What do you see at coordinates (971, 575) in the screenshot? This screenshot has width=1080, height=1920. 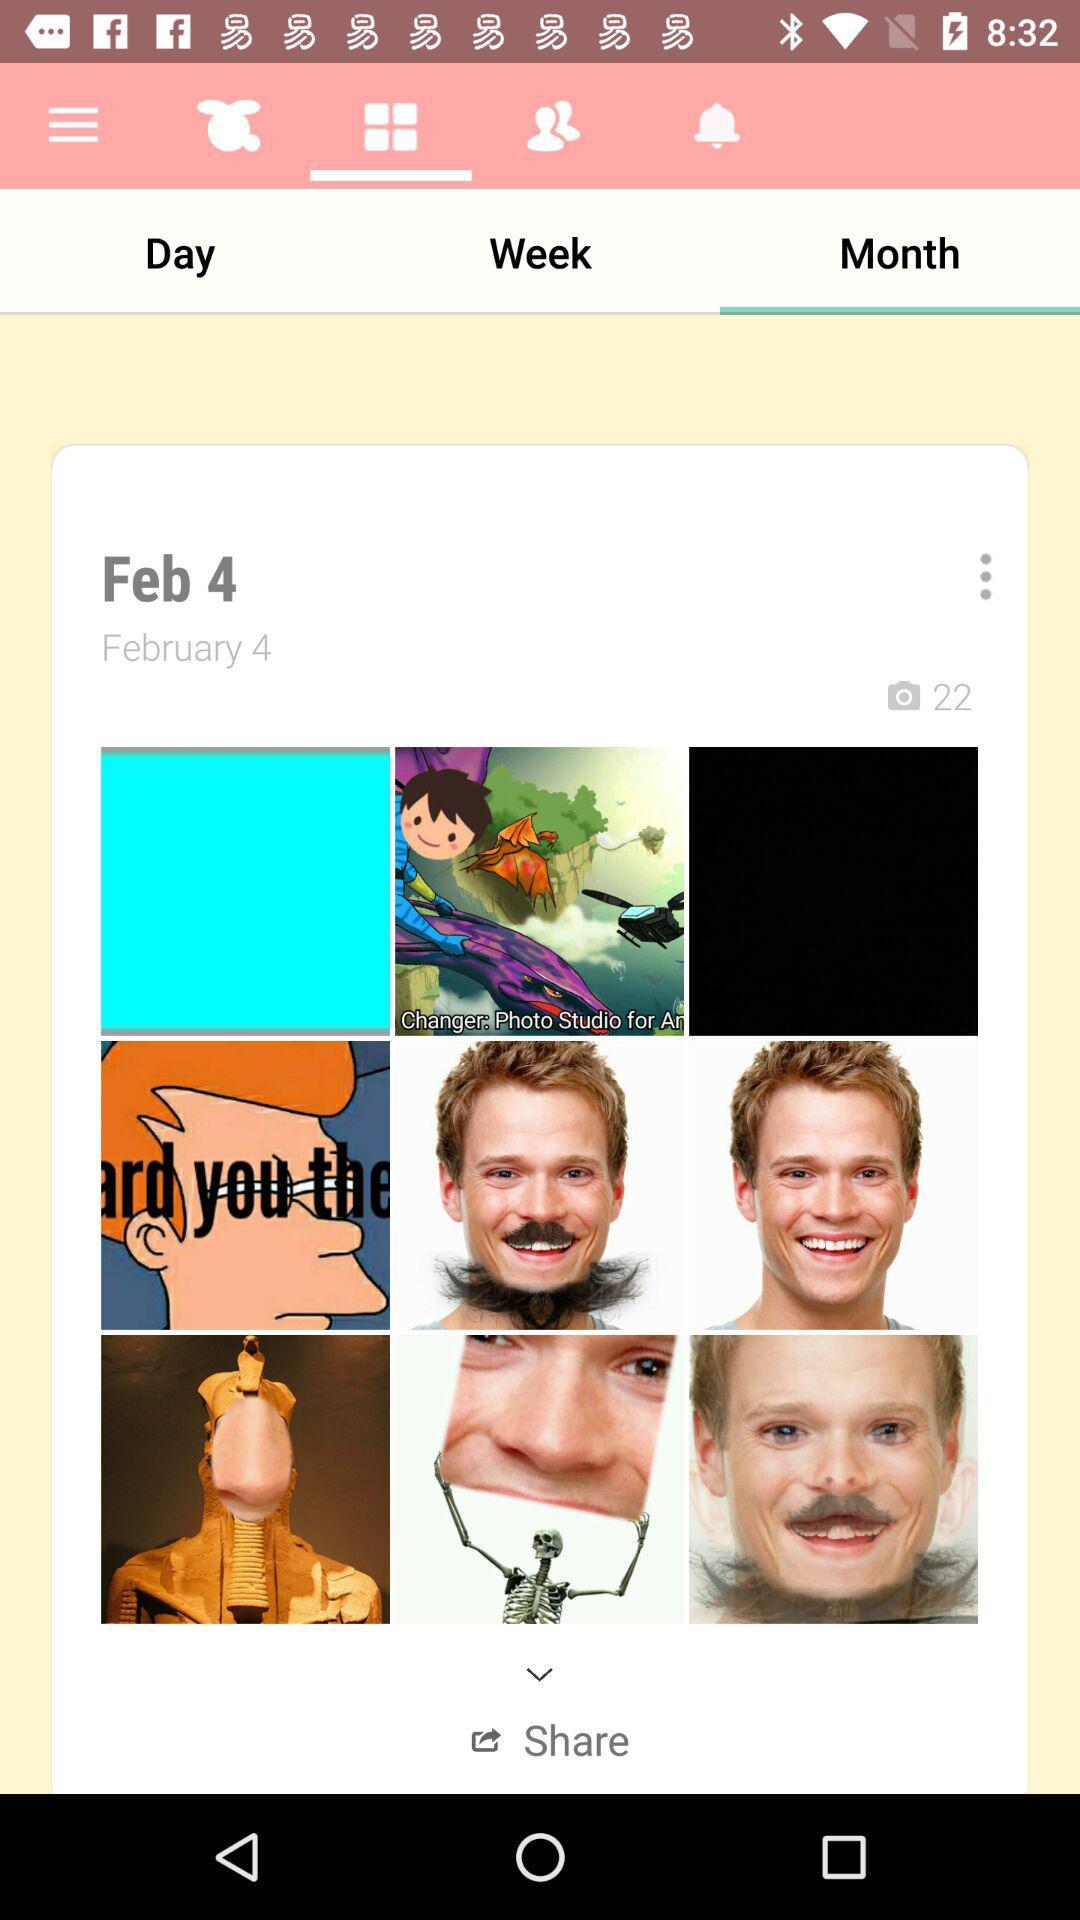 I see `choose preferred view` at bounding box center [971, 575].